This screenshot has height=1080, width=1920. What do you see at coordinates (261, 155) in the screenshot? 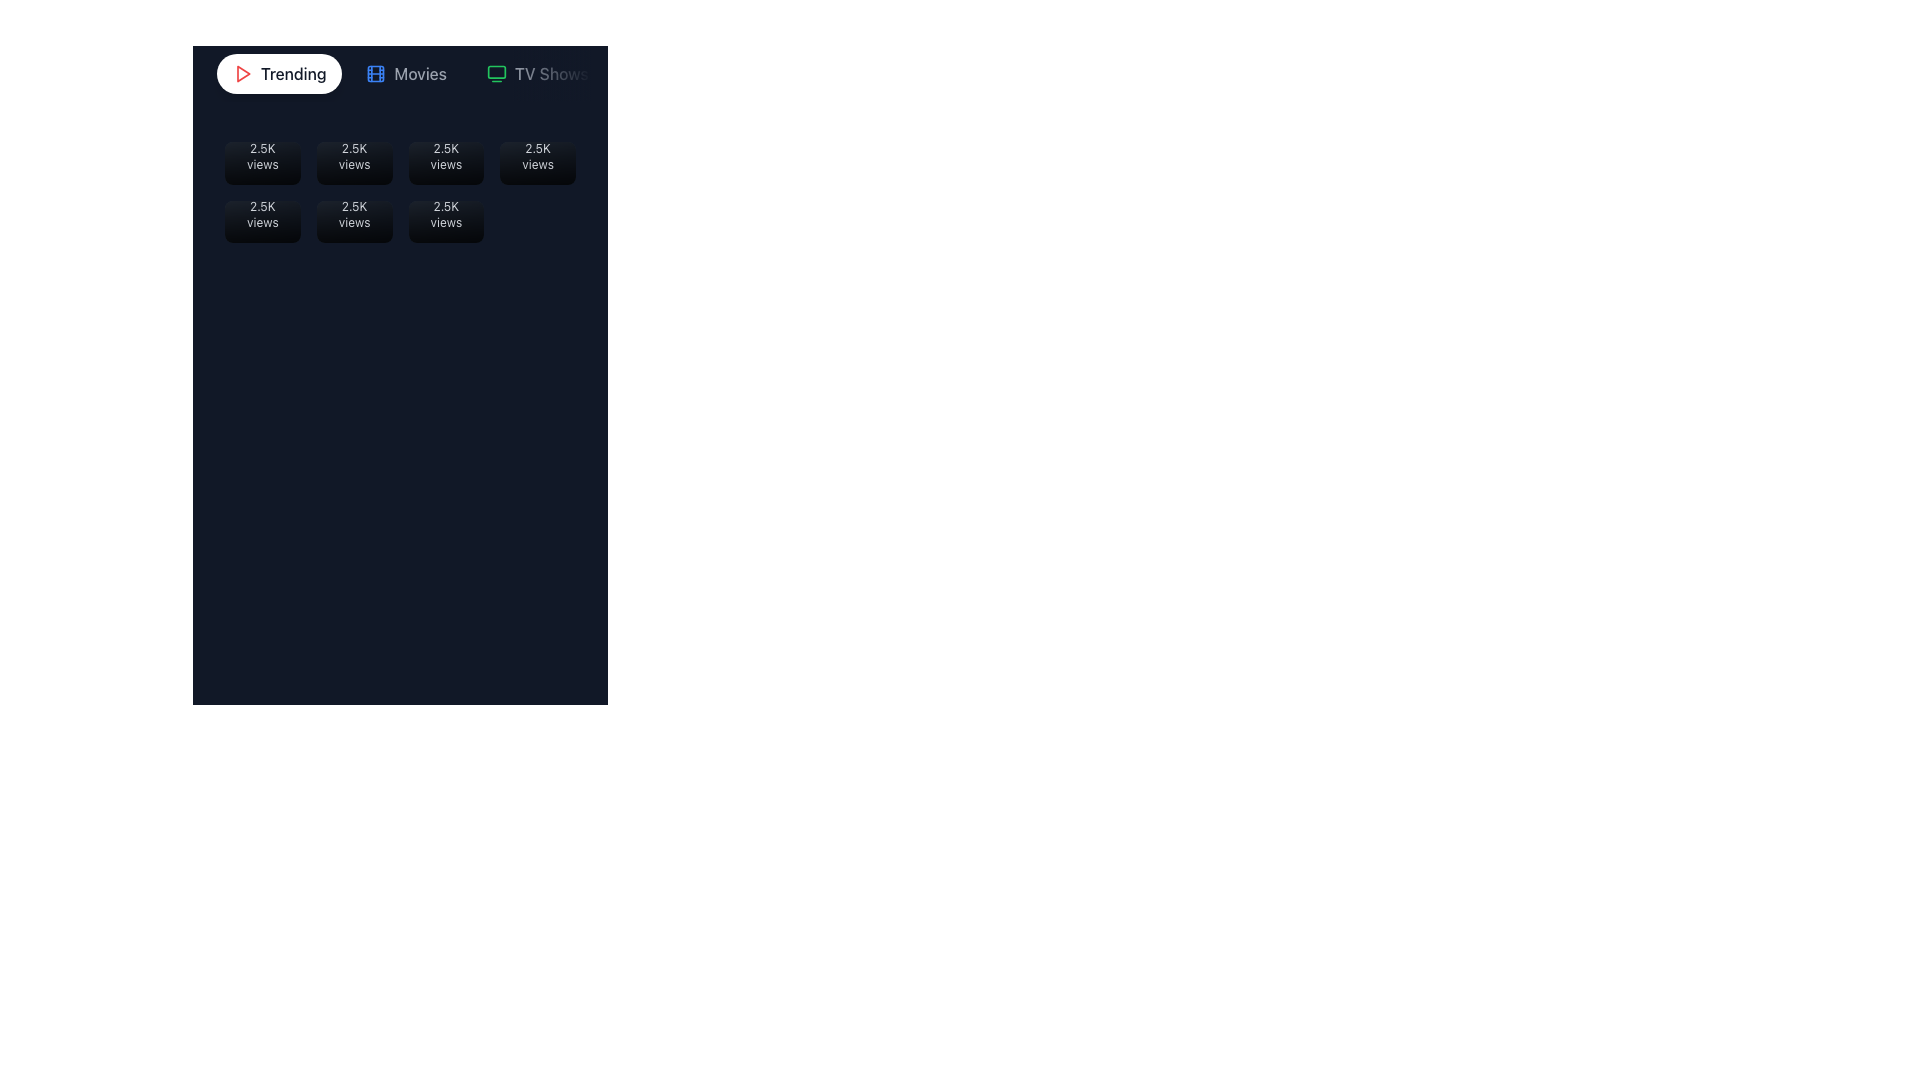
I see `the text label displaying '2.5K views', which is formatted in a small-sized, gray, sans-serif font and positioned beneath 'Content Title 1'` at bounding box center [261, 155].